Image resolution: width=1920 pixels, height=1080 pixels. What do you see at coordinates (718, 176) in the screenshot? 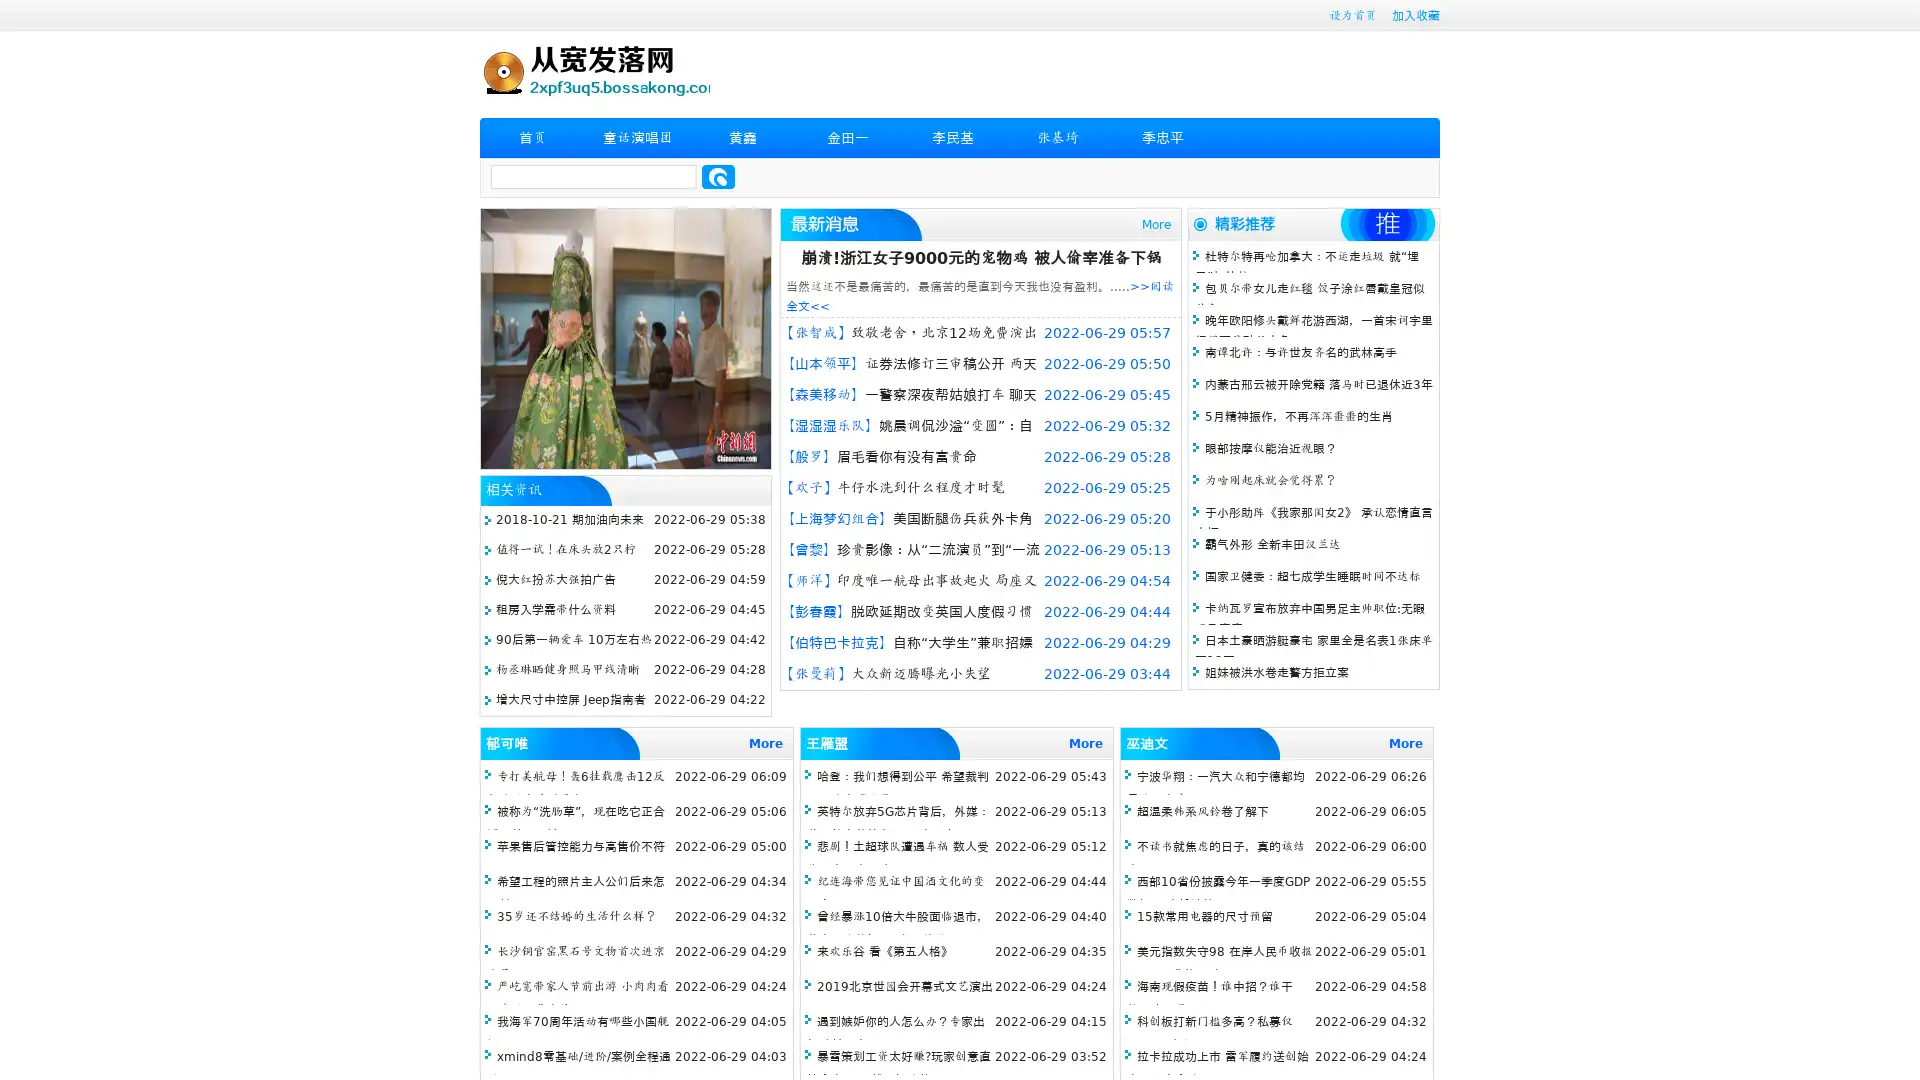
I see `Search` at bounding box center [718, 176].